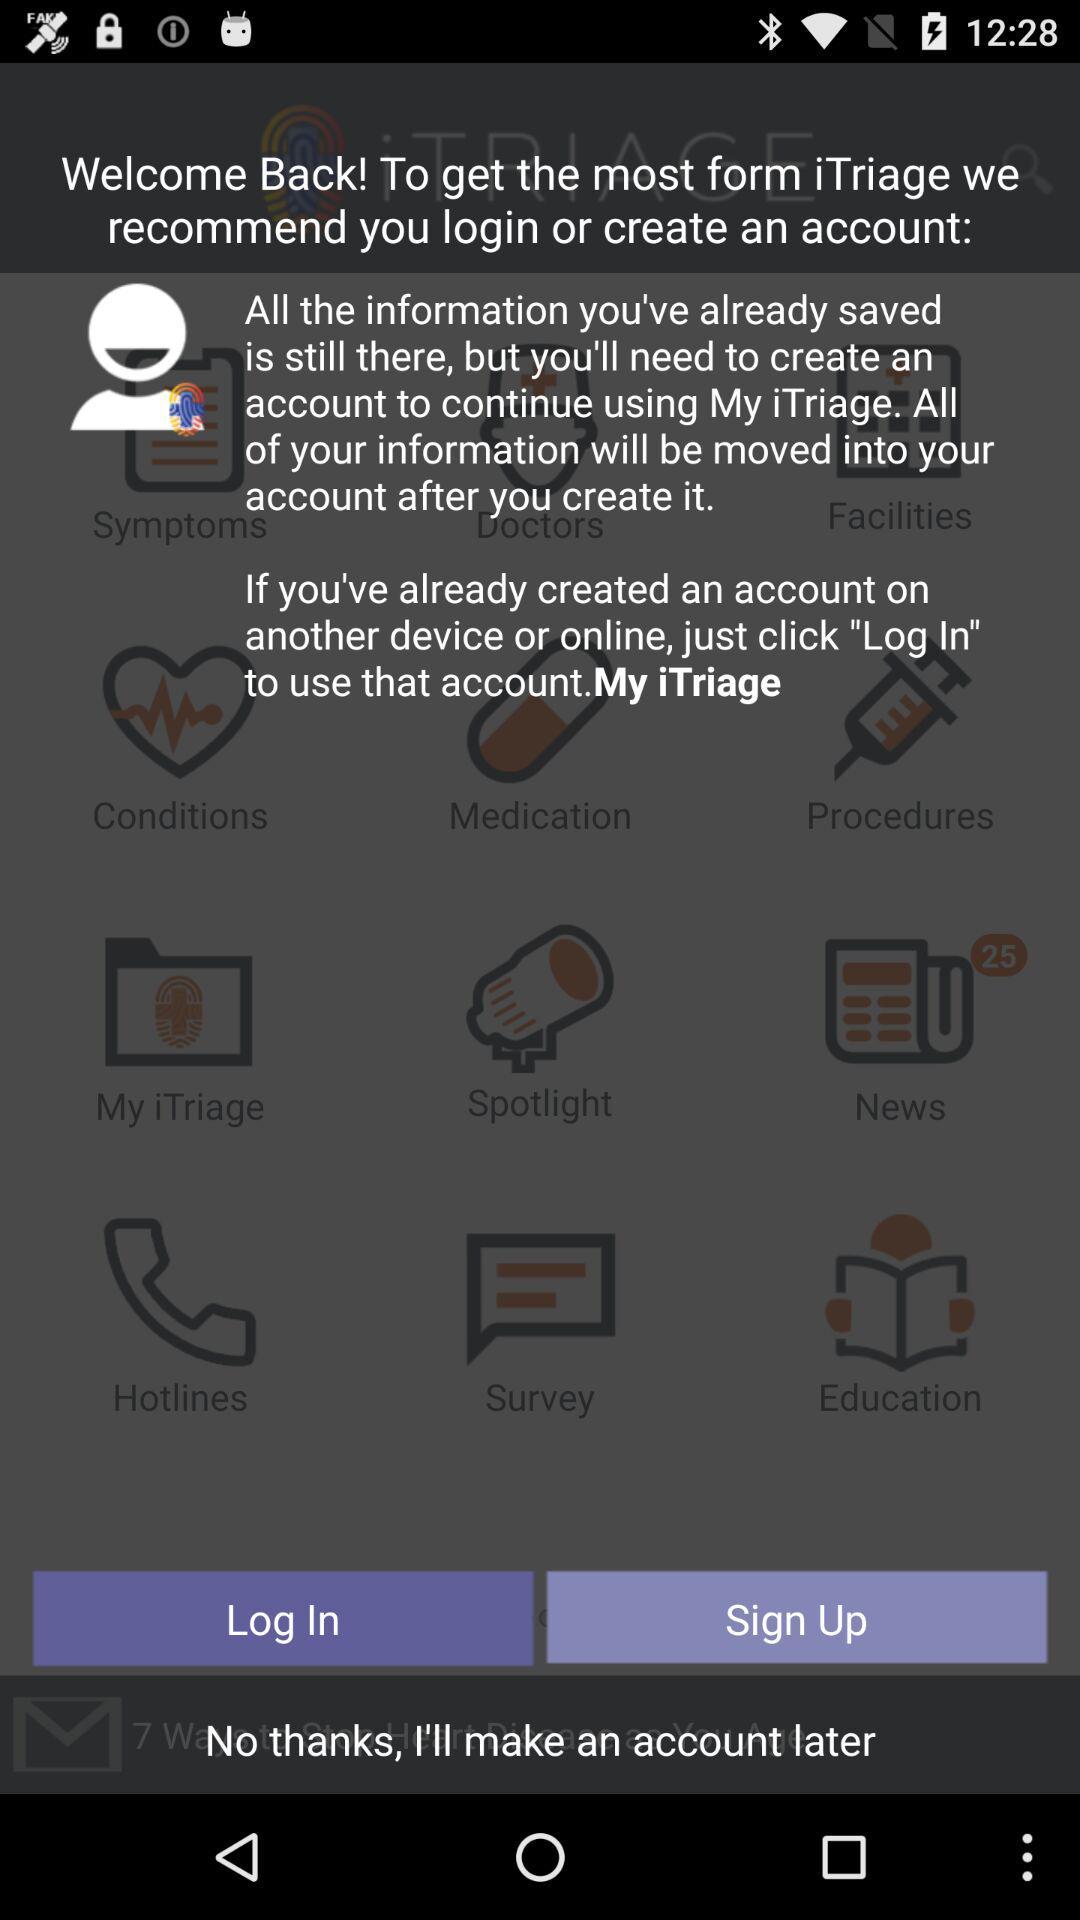  I want to click on icon at the bottom right corner, so click(795, 1618).